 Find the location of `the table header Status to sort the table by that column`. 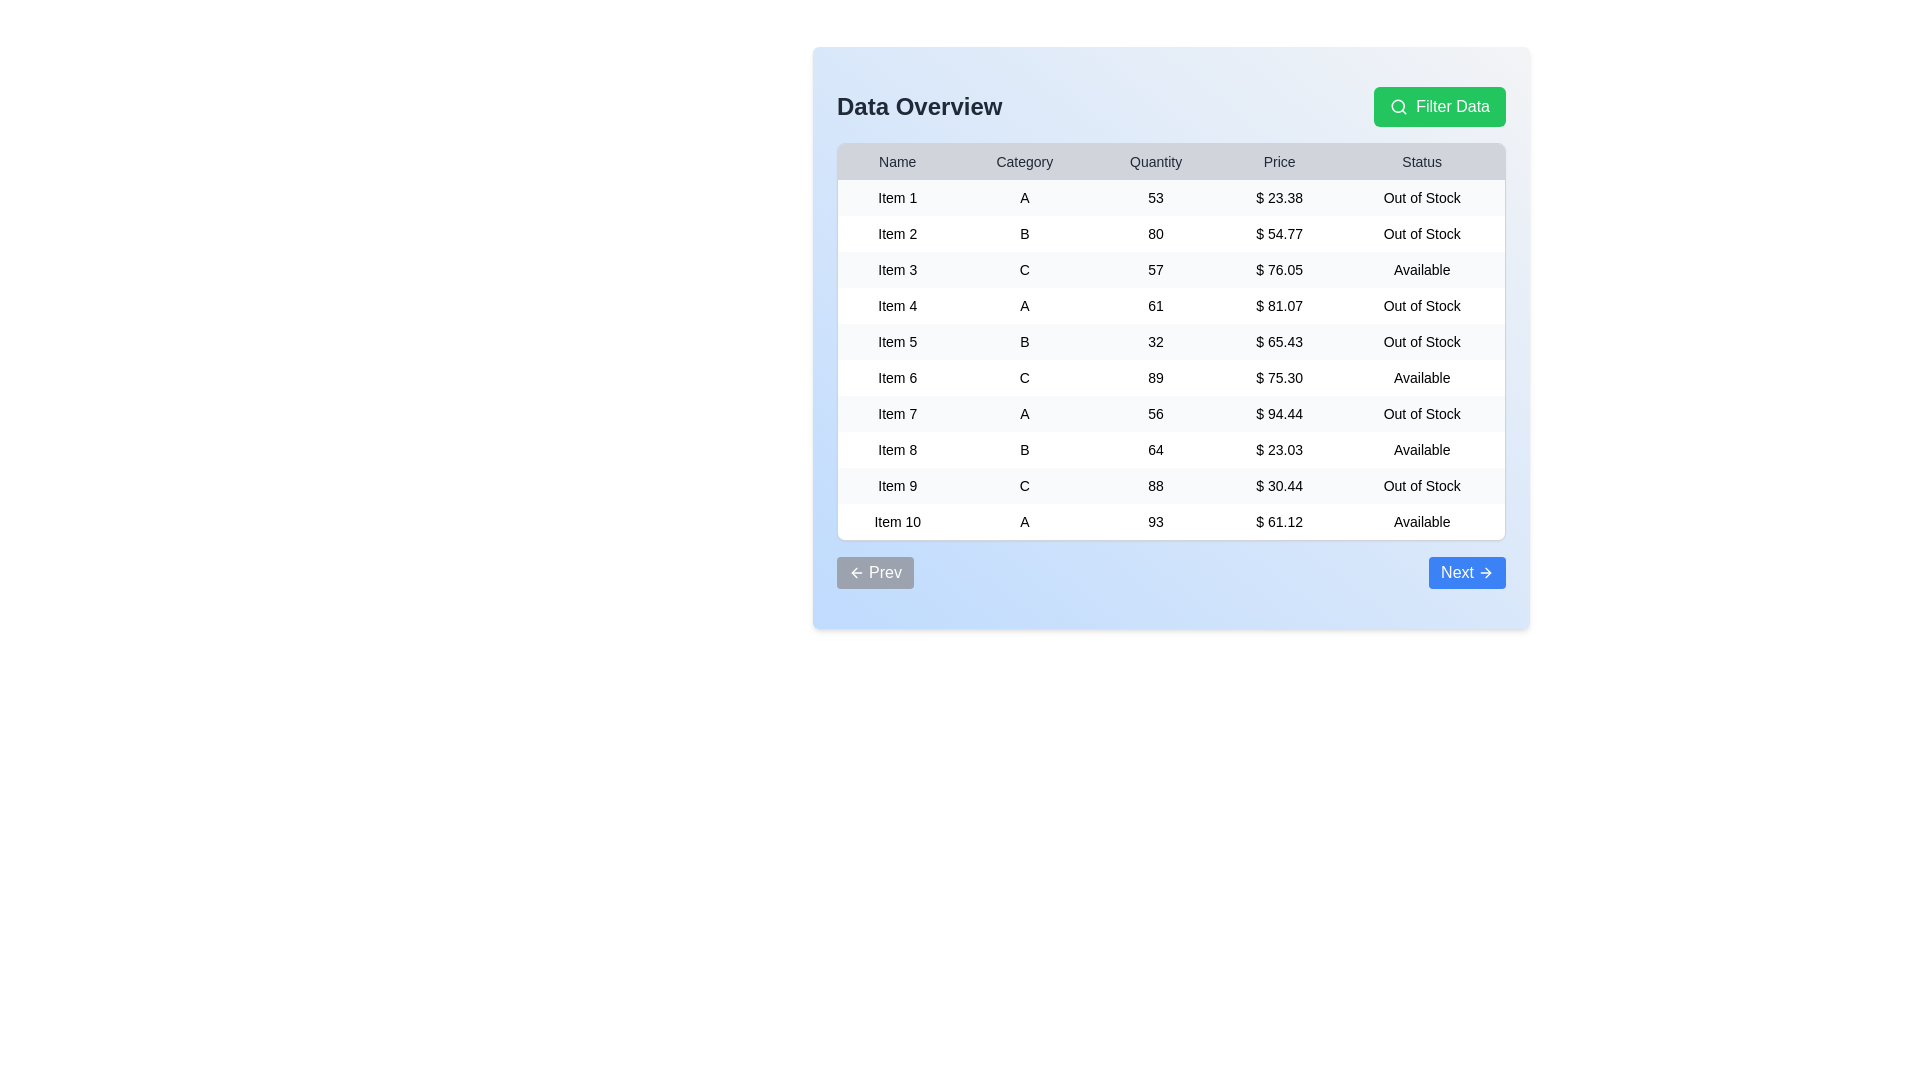

the table header Status to sort the table by that column is located at coordinates (1421, 161).